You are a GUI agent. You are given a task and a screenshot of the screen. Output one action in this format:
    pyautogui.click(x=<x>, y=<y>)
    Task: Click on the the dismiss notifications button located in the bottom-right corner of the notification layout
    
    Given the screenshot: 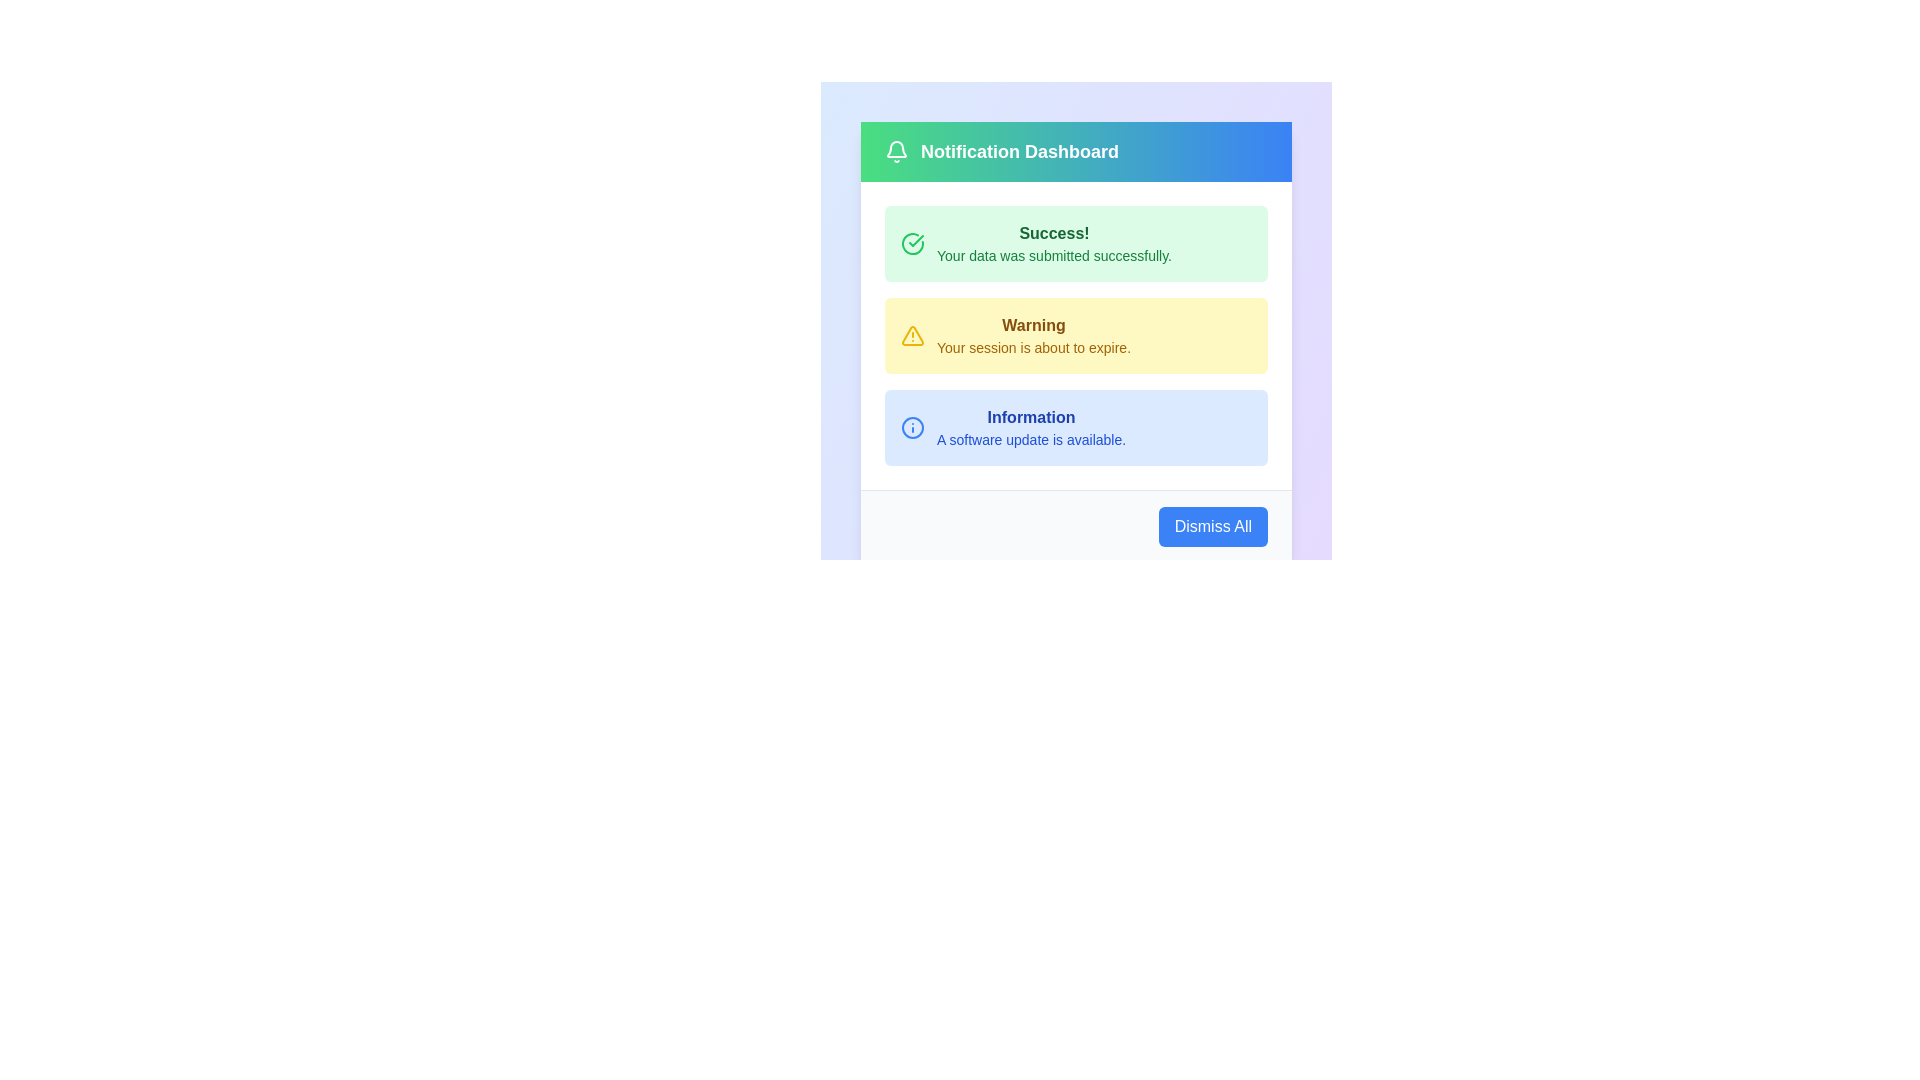 What is the action you would take?
    pyautogui.click(x=1212, y=526)
    